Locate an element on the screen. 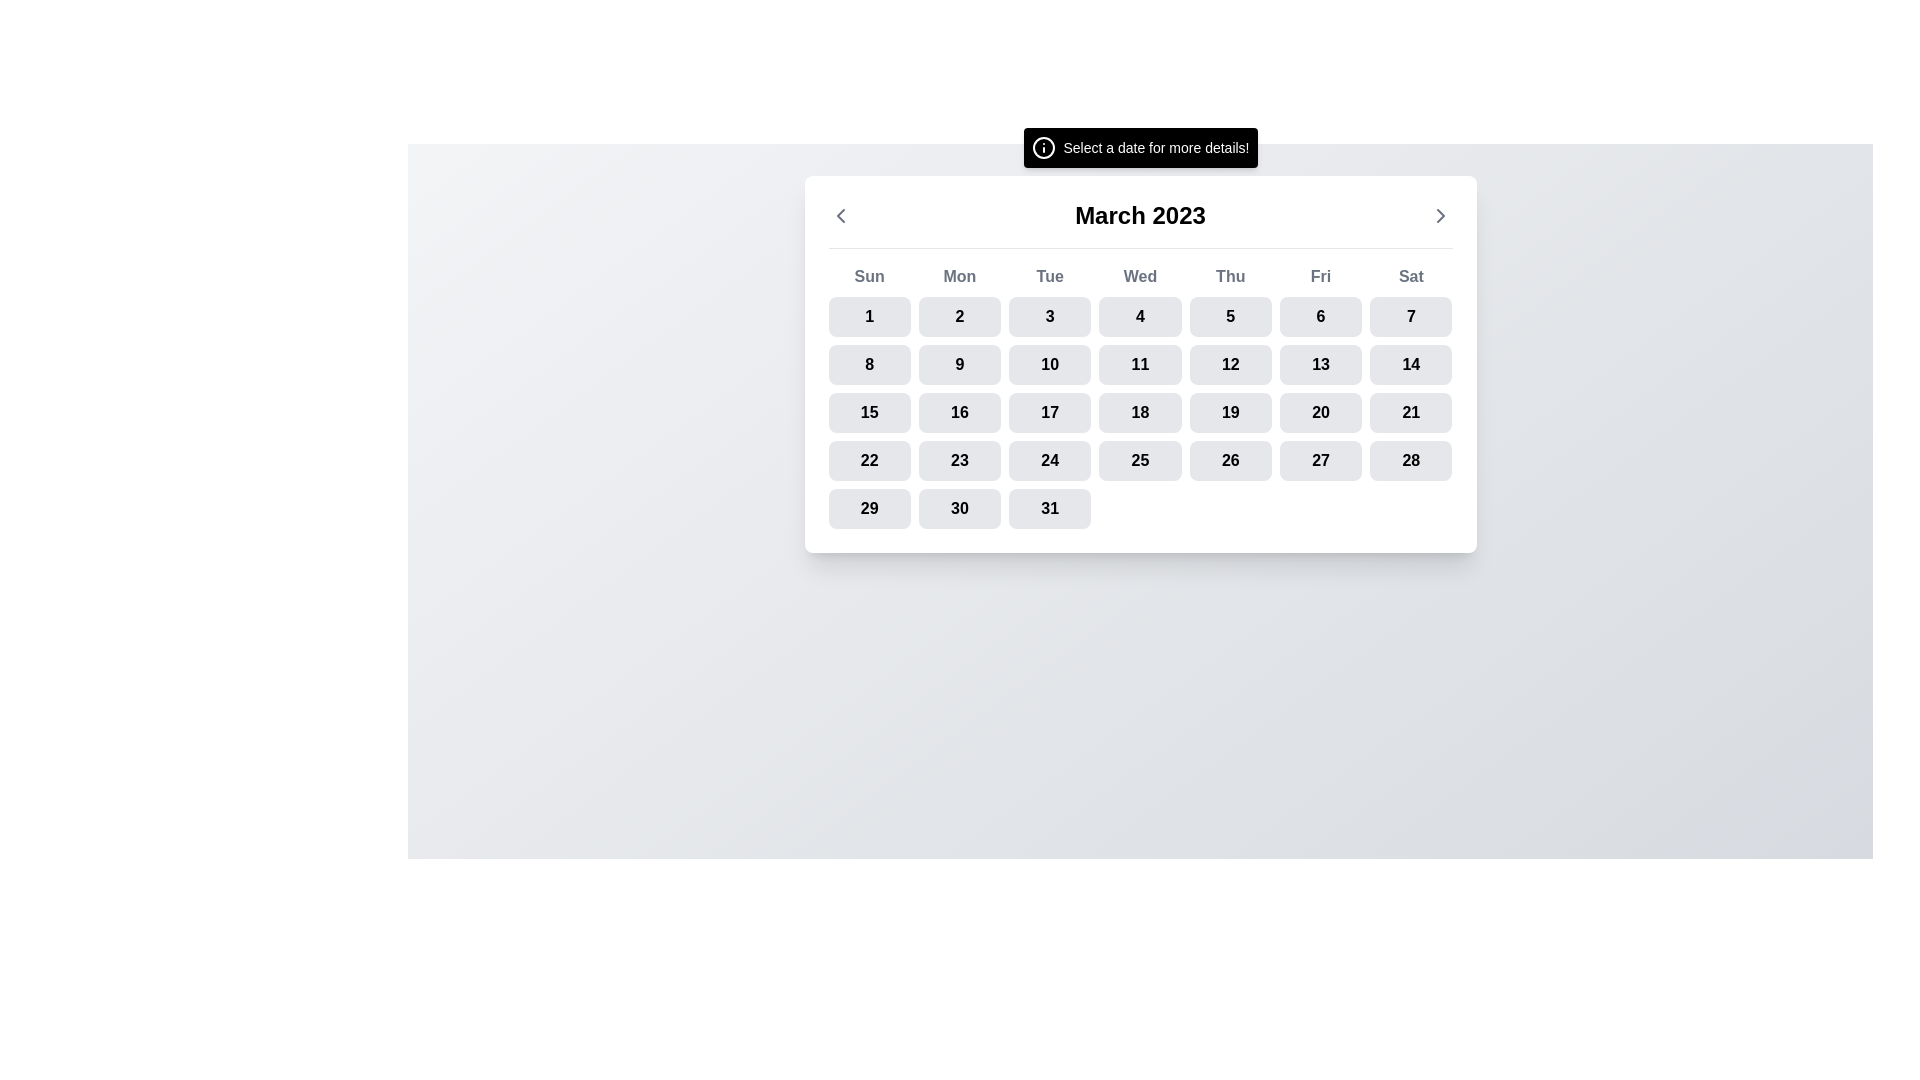  the rounded rectangular button labeled '30' is located at coordinates (960, 508).